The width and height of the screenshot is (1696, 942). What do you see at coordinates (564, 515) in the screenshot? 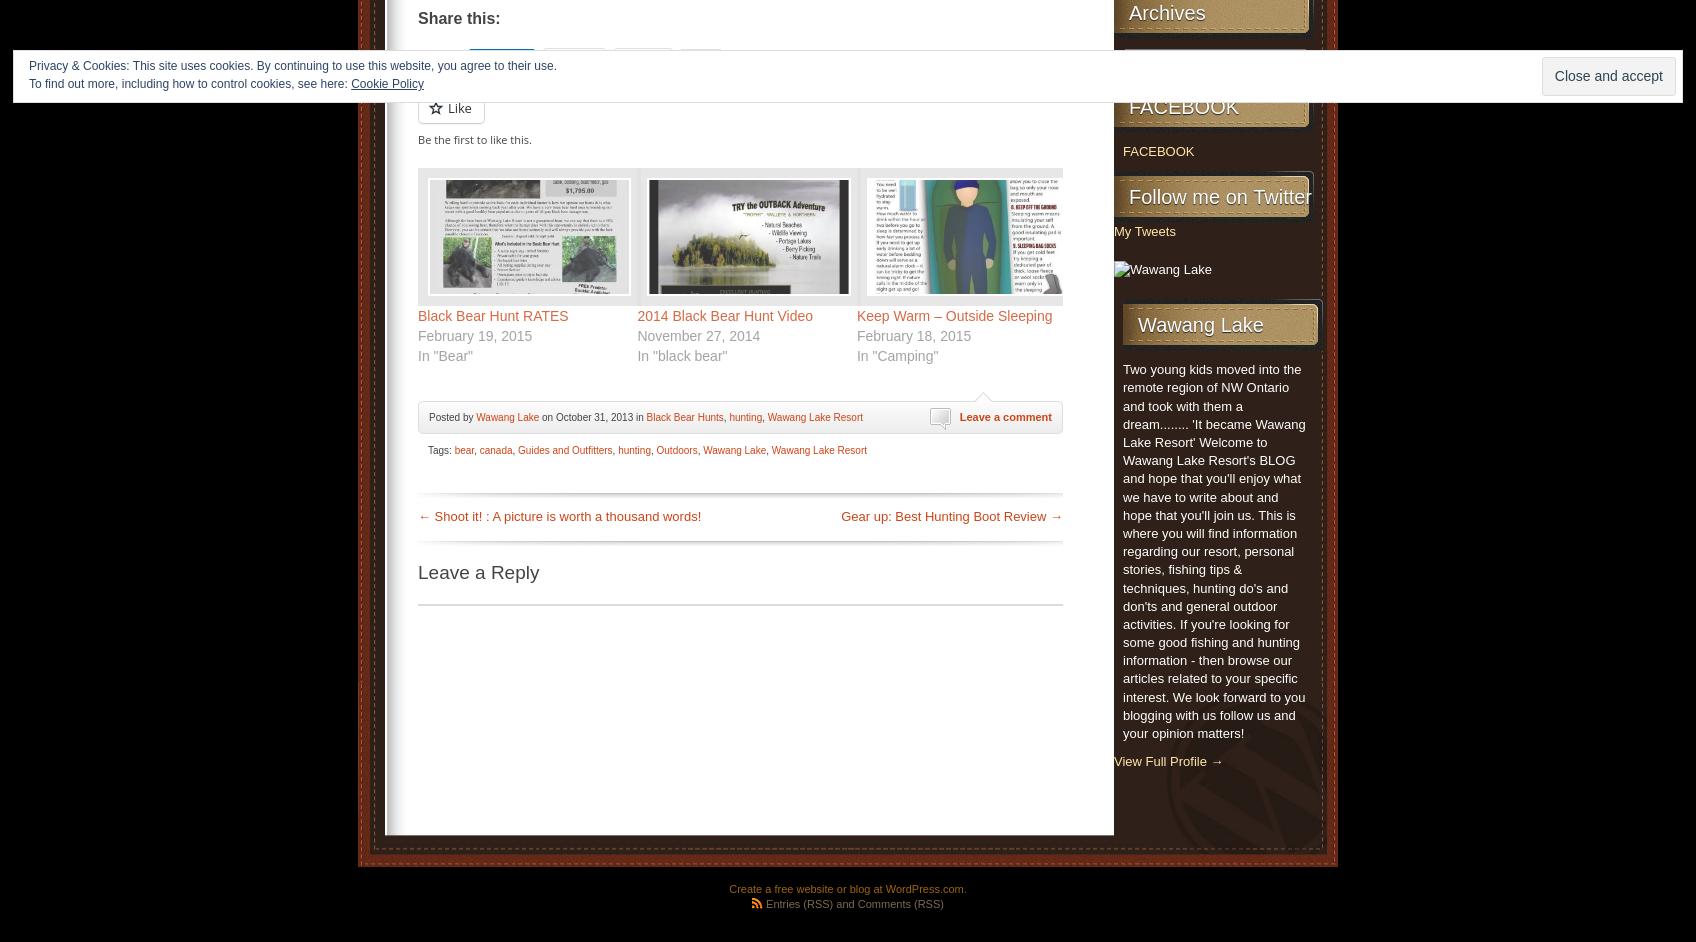
I see `'Shoot it! : A picture is worth a thousand words!'` at bounding box center [564, 515].